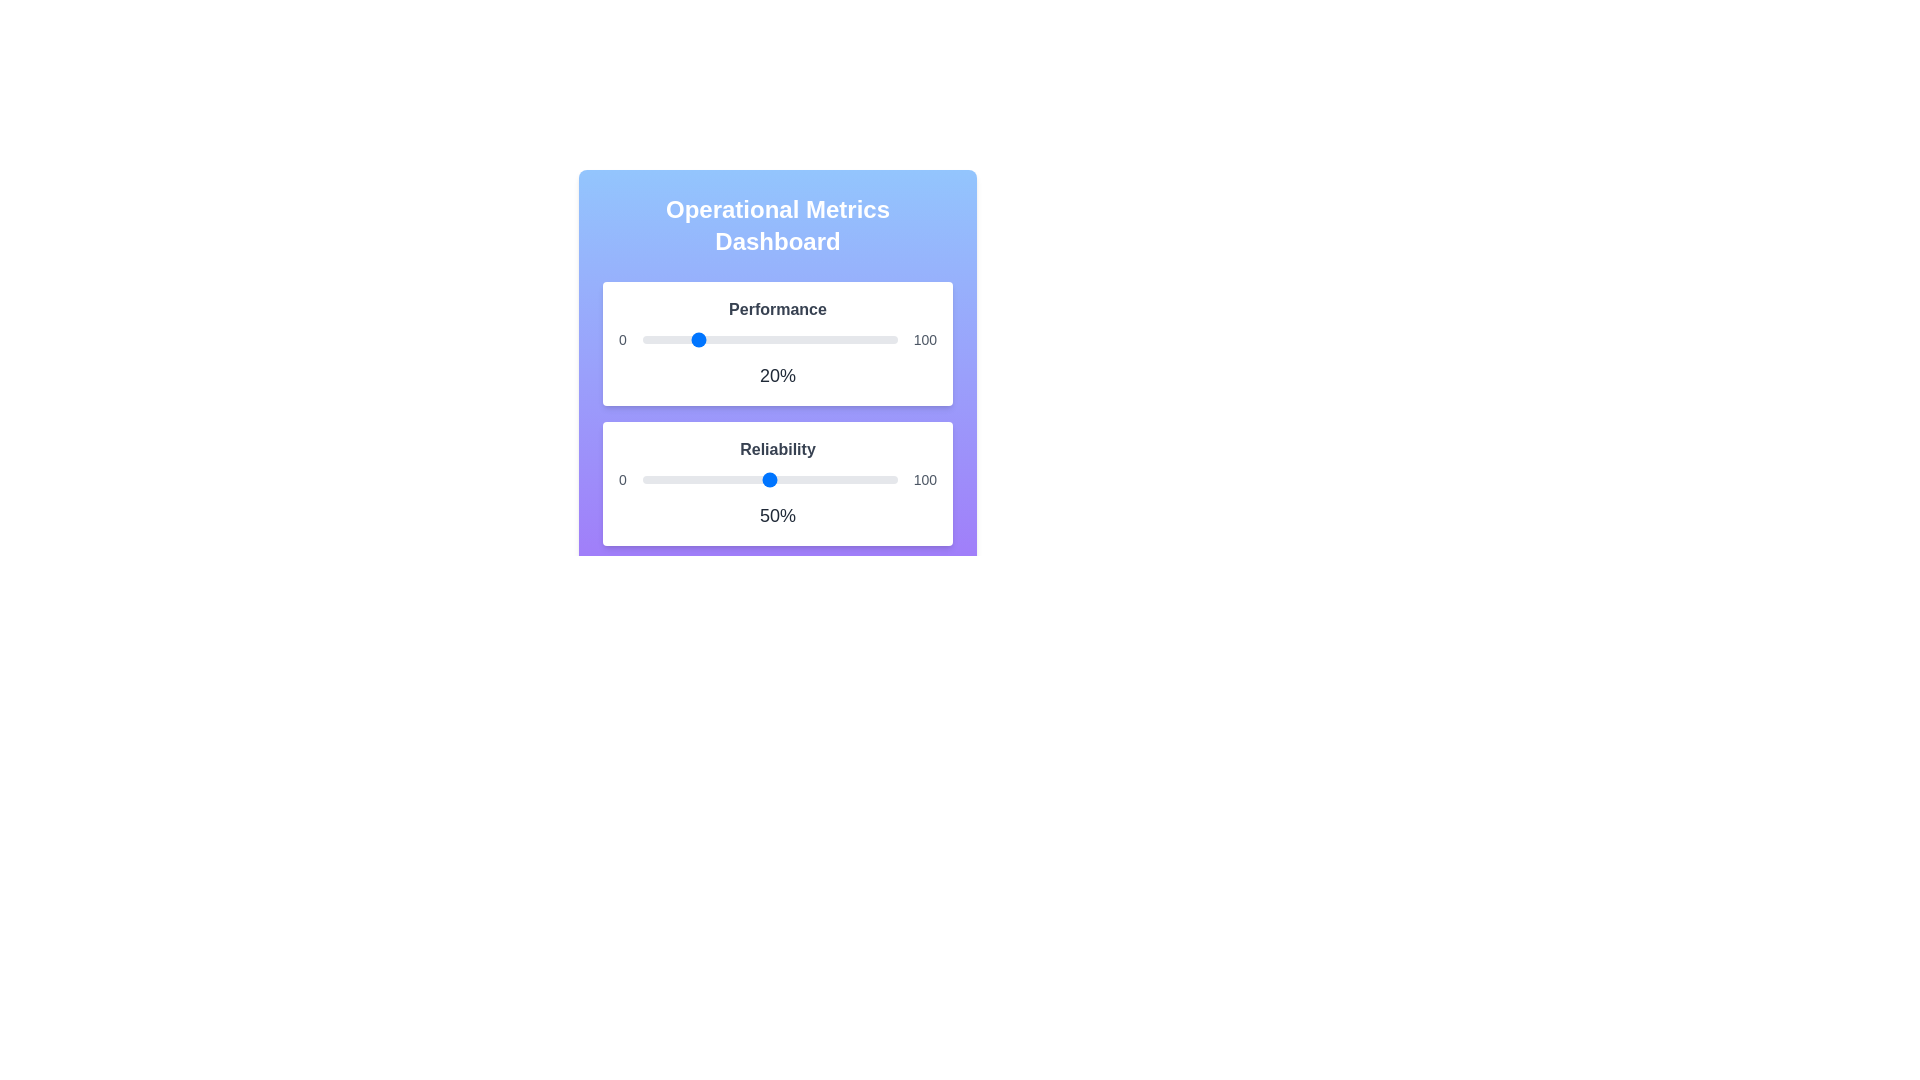 The width and height of the screenshot is (1920, 1080). I want to click on the reliability value, so click(864, 479).